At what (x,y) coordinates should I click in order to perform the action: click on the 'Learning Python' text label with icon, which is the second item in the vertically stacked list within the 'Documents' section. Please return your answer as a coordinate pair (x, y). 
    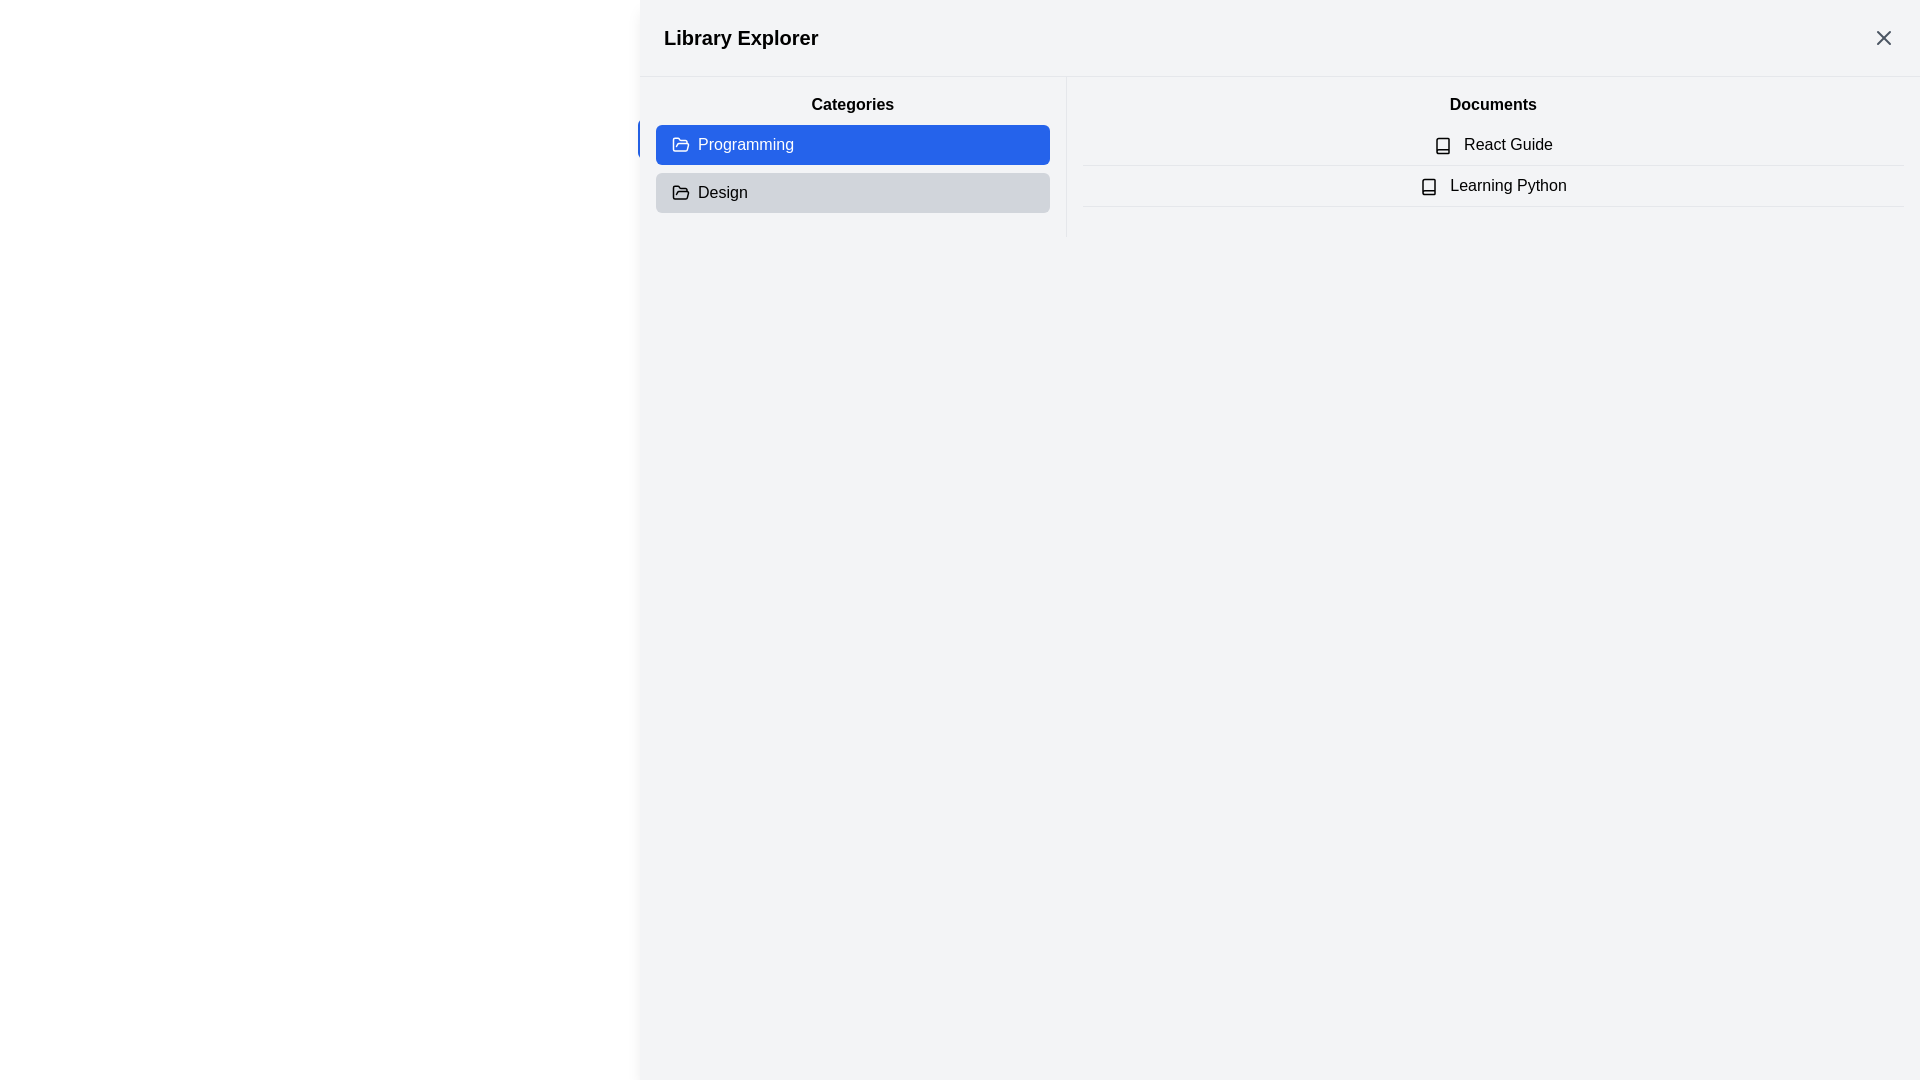
    Looking at the image, I should click on (1493, 186).